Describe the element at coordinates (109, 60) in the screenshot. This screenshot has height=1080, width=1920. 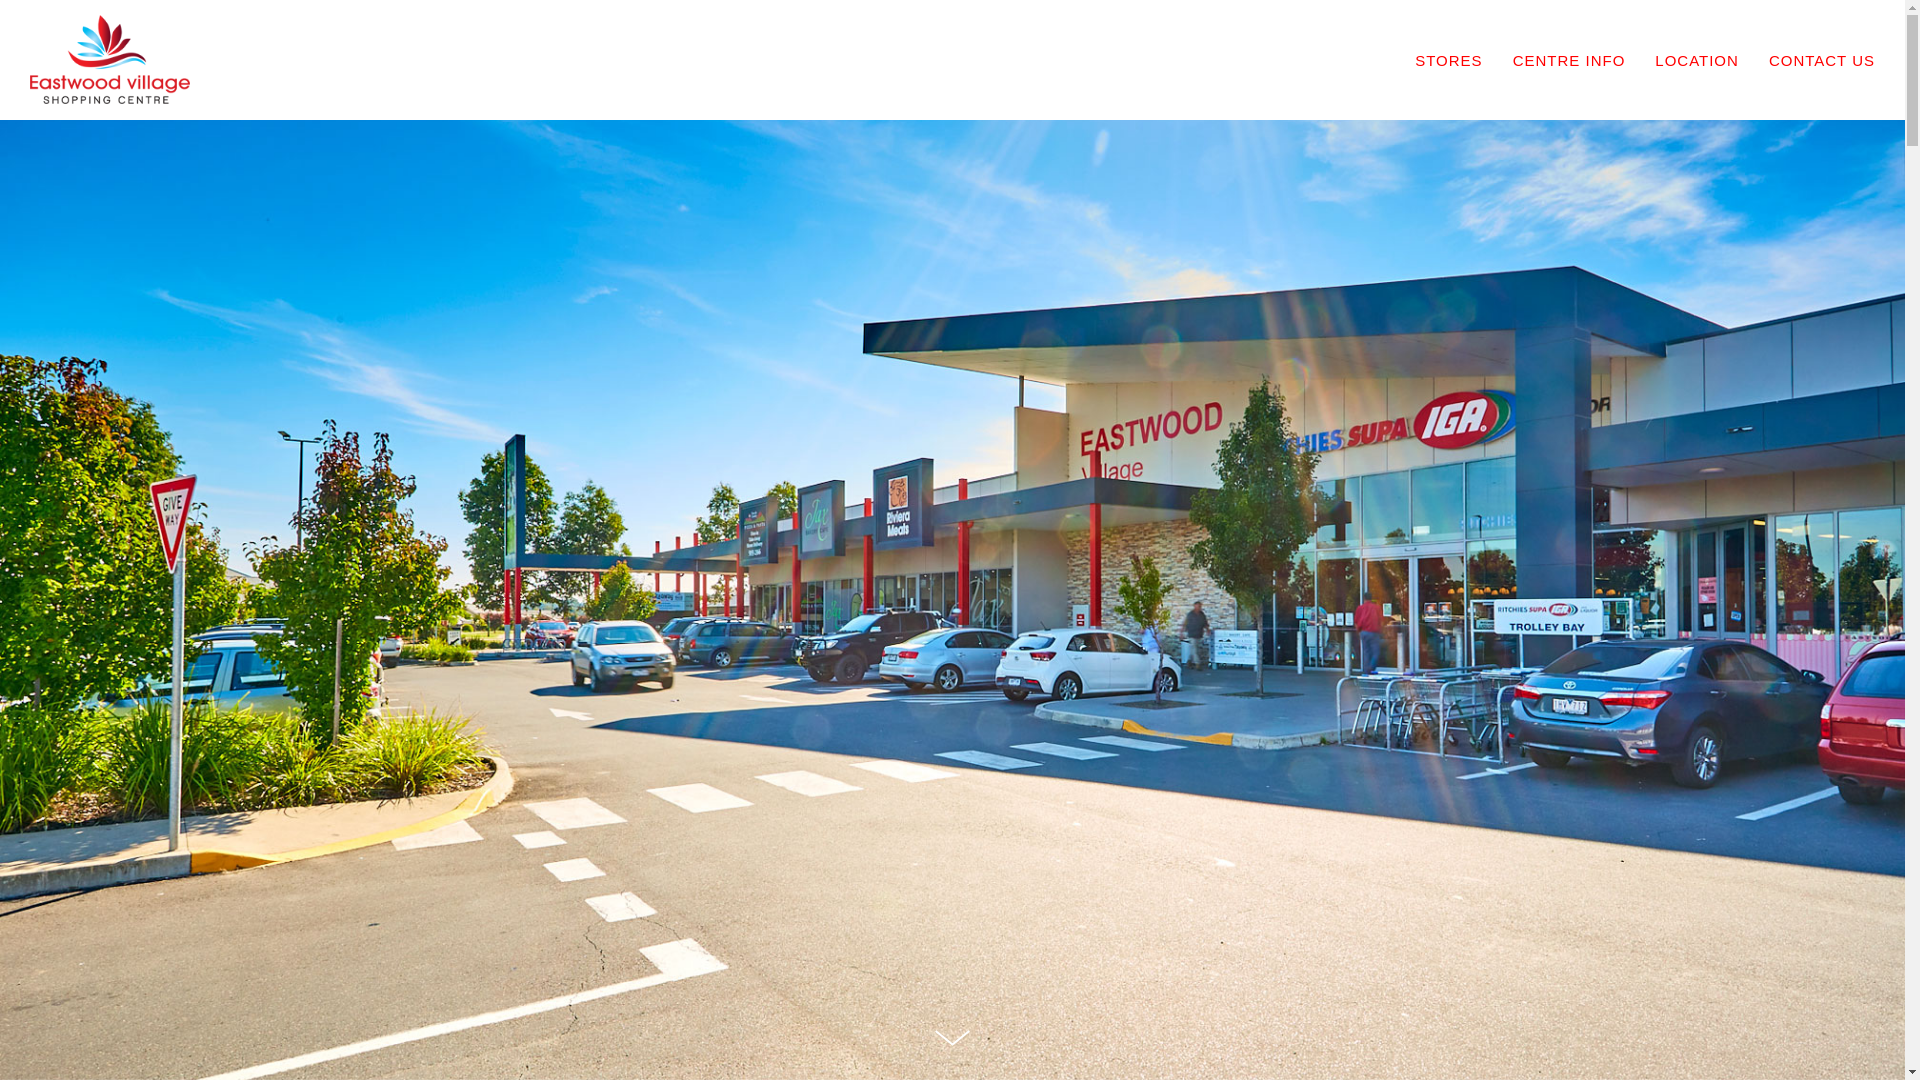
I see `'Eastwood Village Shopping Centre'` at that location.